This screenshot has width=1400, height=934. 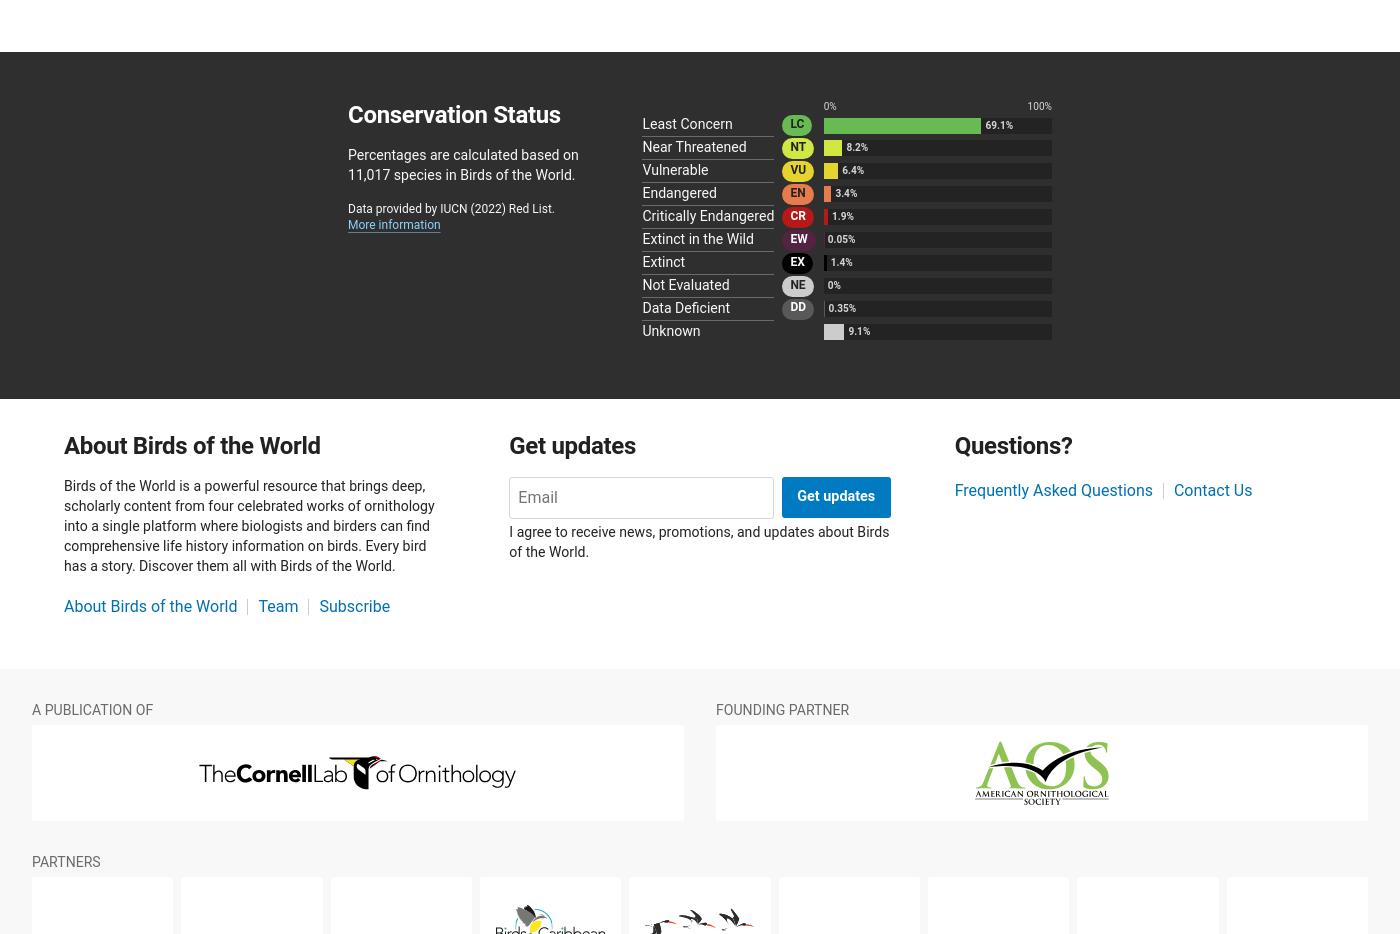 I want to click on 'Extinct in the Wild', so click(x=697, y=239).